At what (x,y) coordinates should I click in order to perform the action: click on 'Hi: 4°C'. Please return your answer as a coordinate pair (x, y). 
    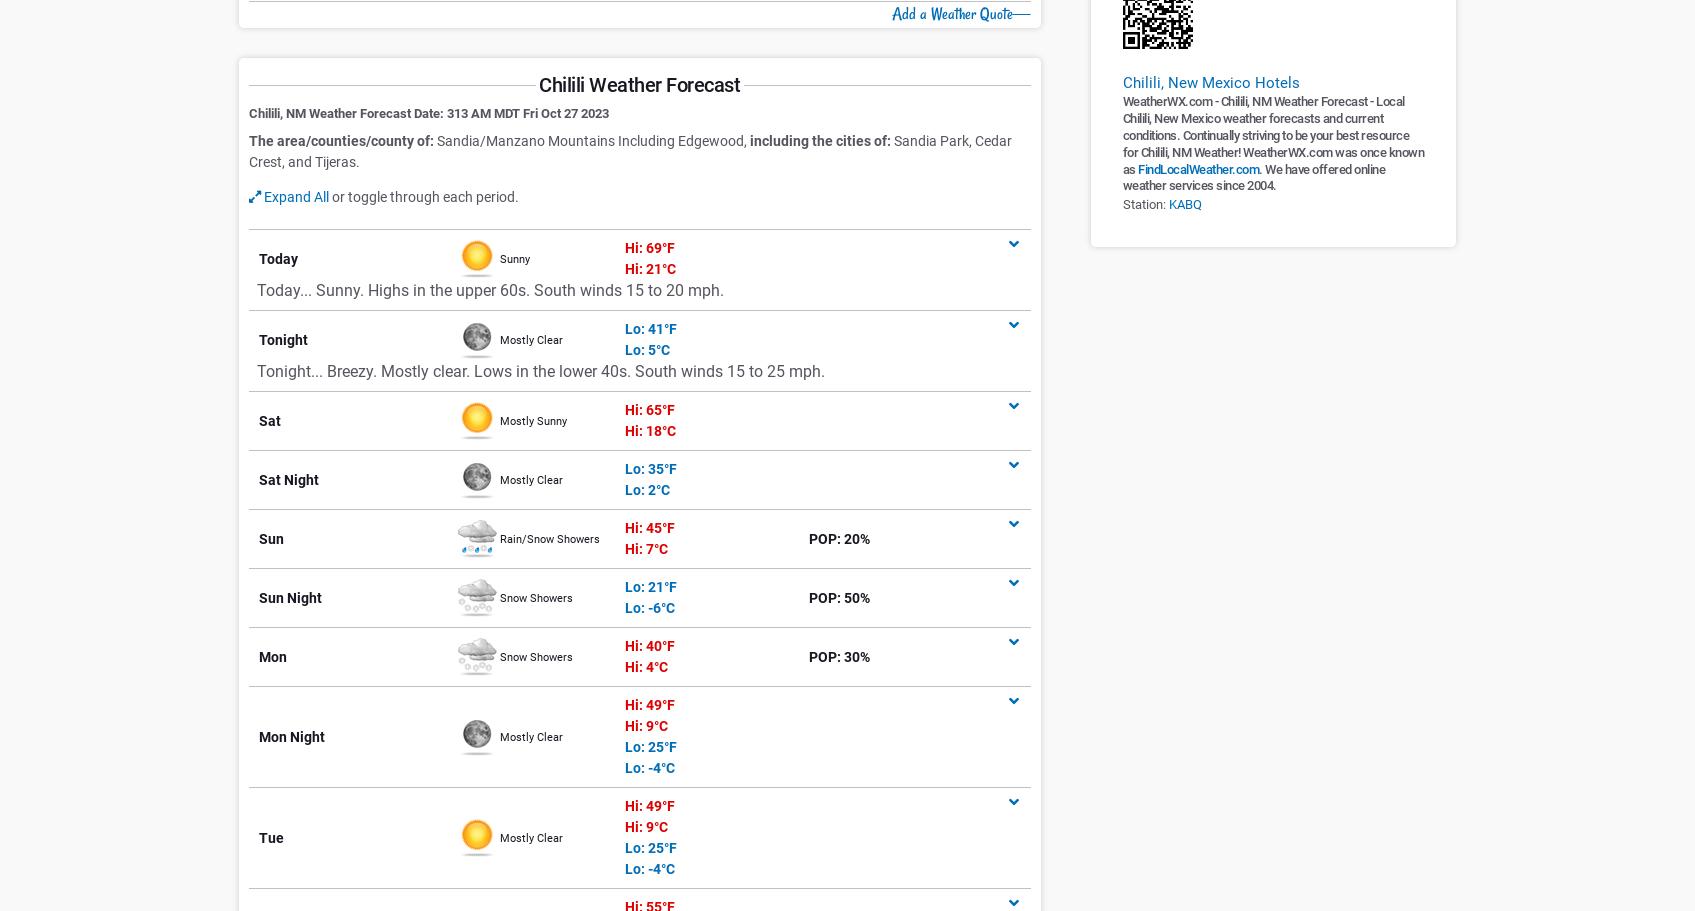
    Looking at the image, I should click on (645, 666).